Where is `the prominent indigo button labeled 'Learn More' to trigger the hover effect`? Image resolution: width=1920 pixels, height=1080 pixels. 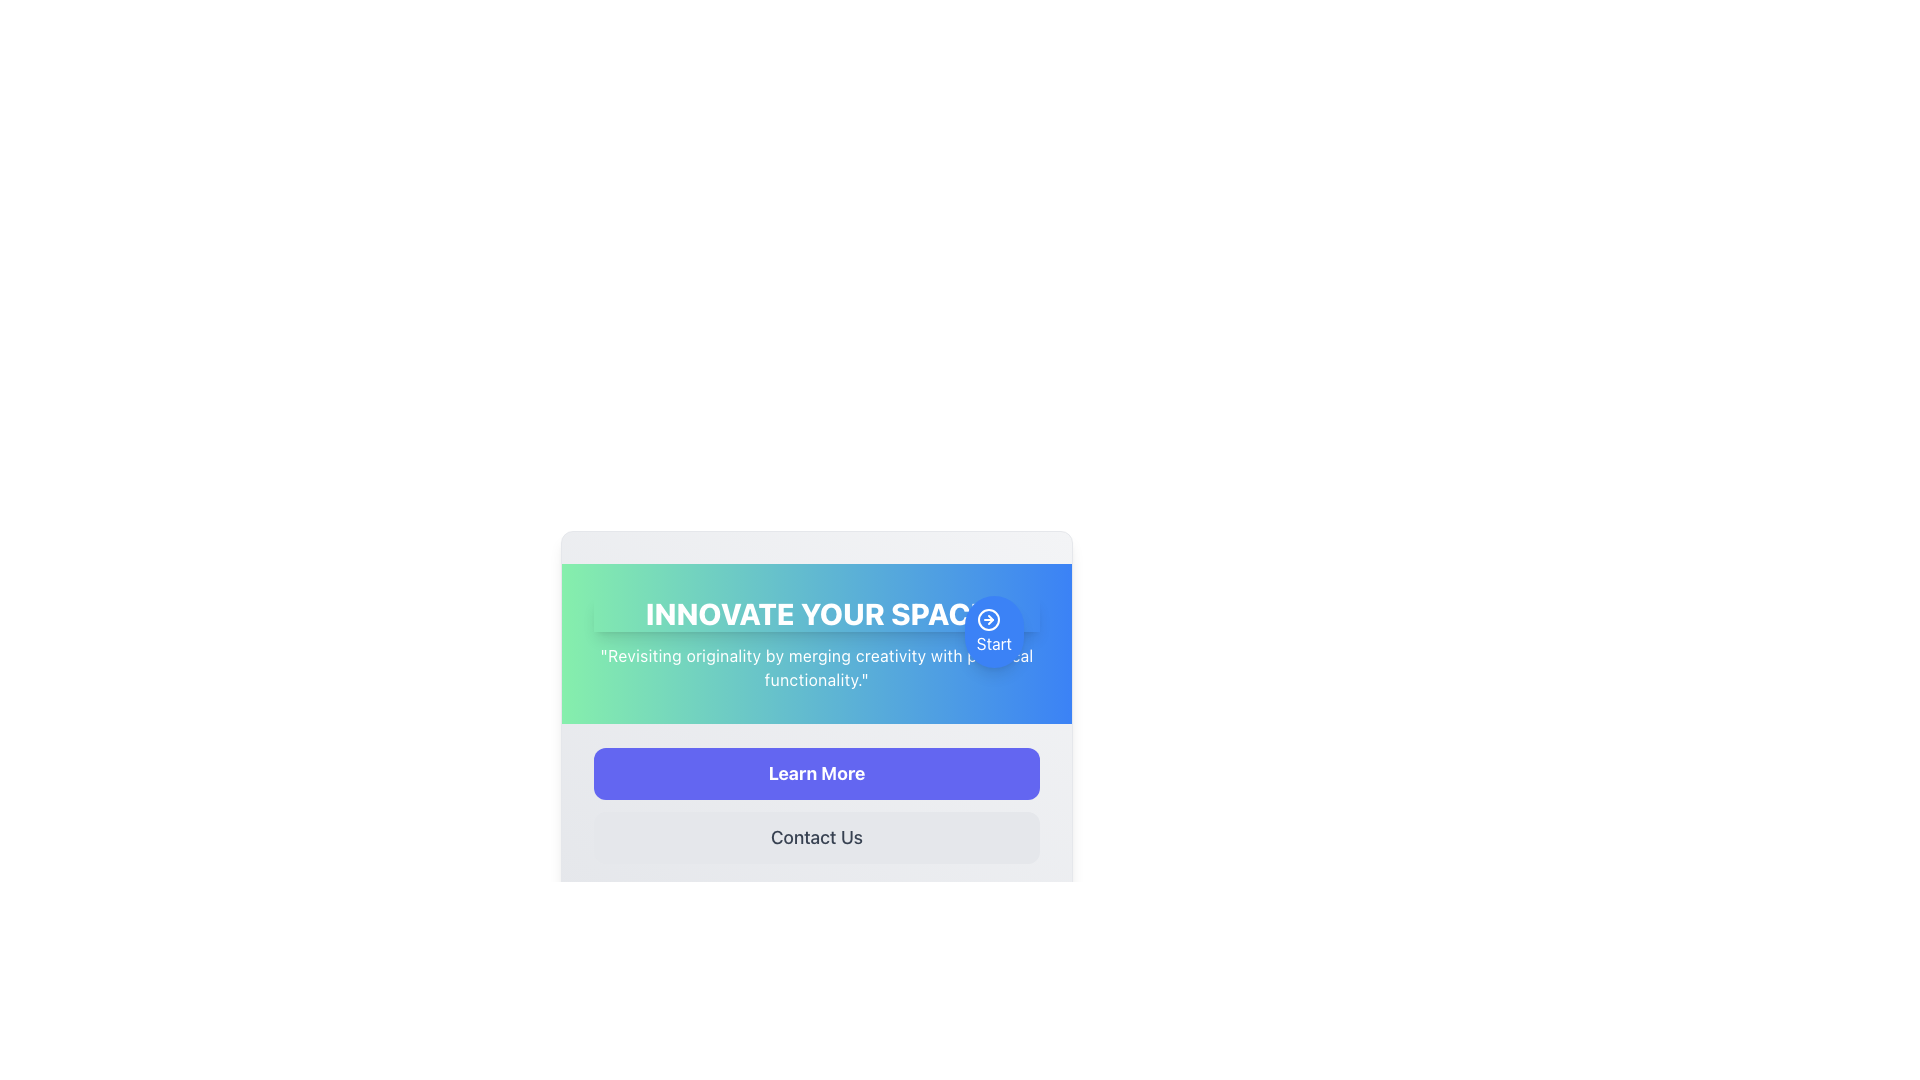 the prominent indigo button labeled 'Learn More' to trigger the hover effect is located at coordinates (816, 773).